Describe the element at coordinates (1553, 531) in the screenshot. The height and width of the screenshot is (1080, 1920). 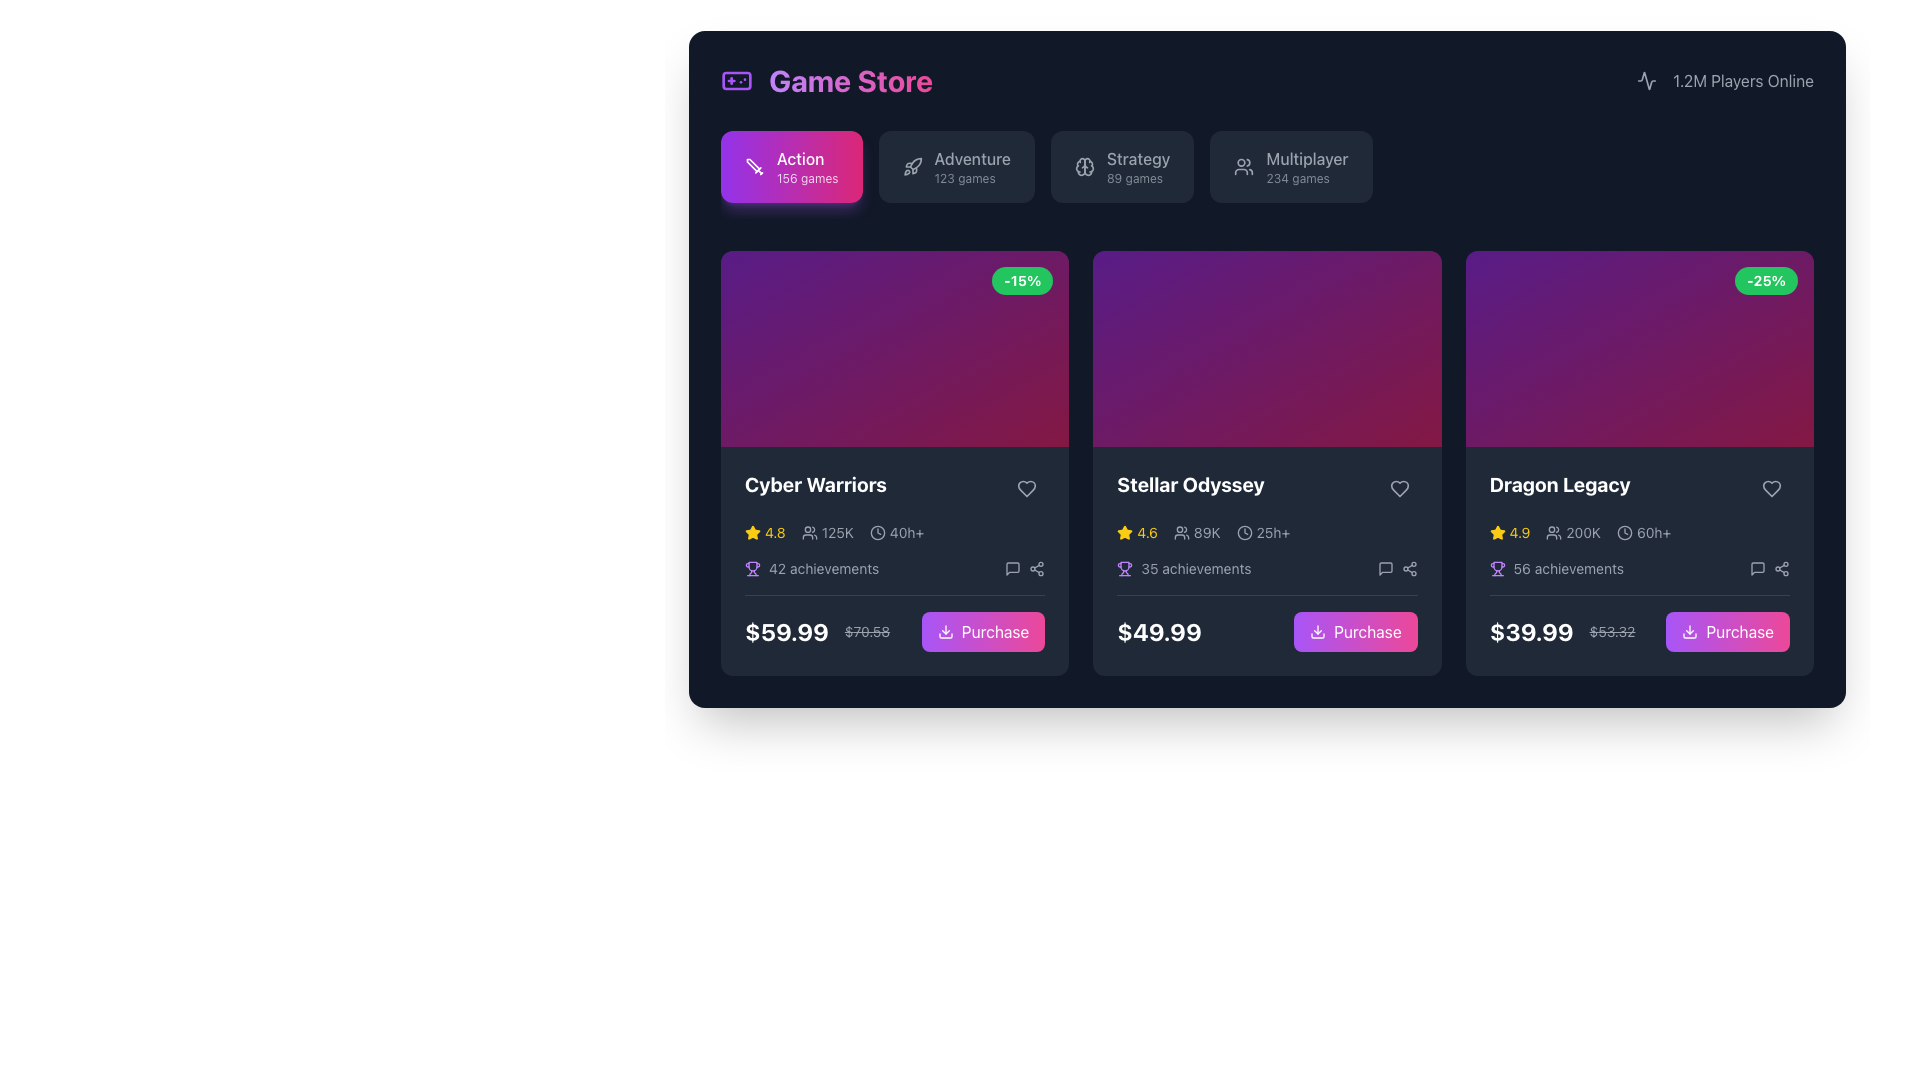
I see `the icon that symbolizes the numerical count of users associated with the '200K' text, which is part of the 'Dragon Legacy' card in the third column of the interface` at that location.